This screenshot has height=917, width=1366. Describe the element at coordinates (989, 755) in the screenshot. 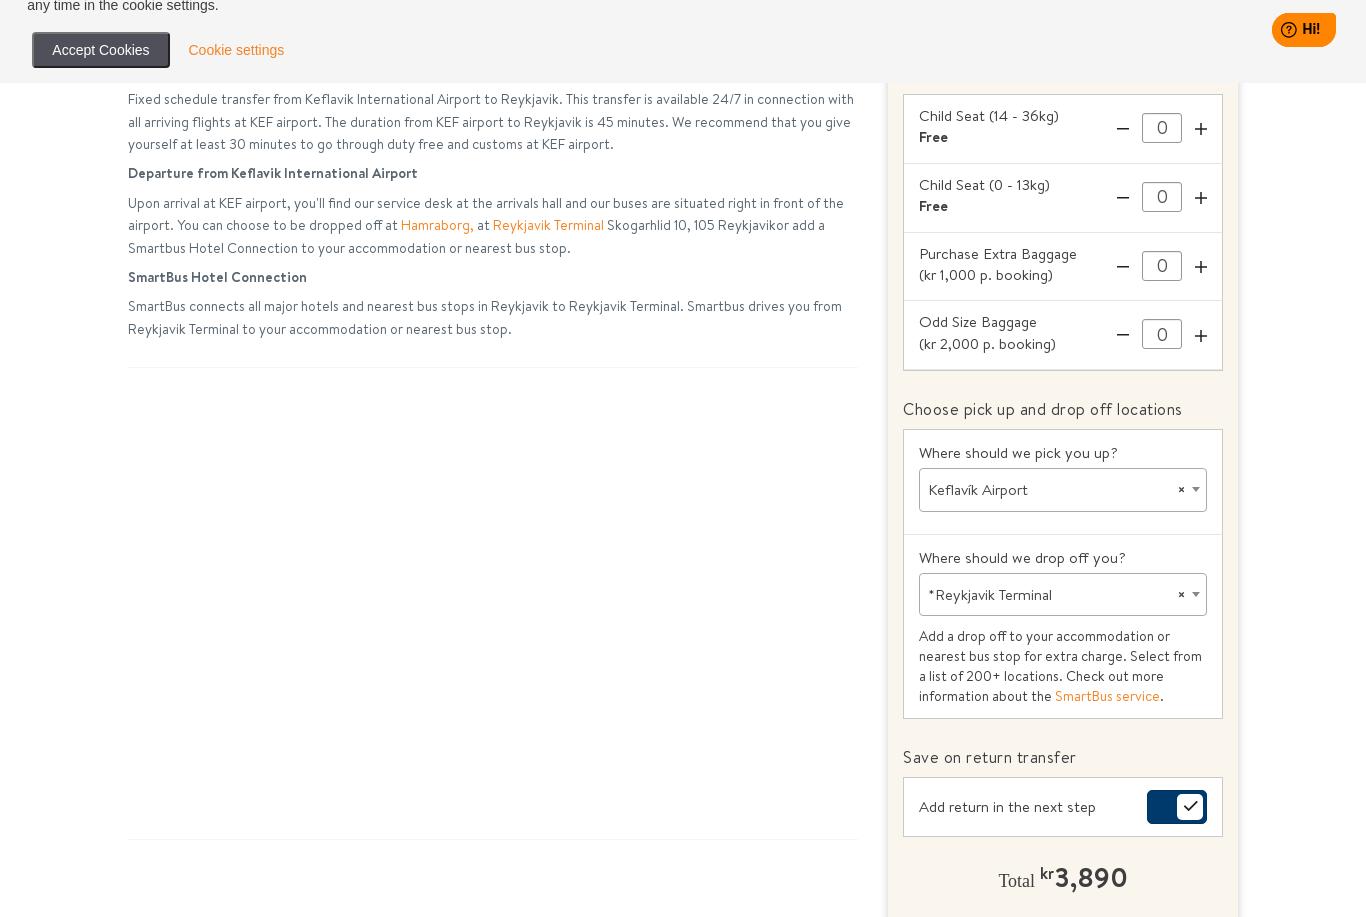

I see `'Save on return transfer'` at that location.